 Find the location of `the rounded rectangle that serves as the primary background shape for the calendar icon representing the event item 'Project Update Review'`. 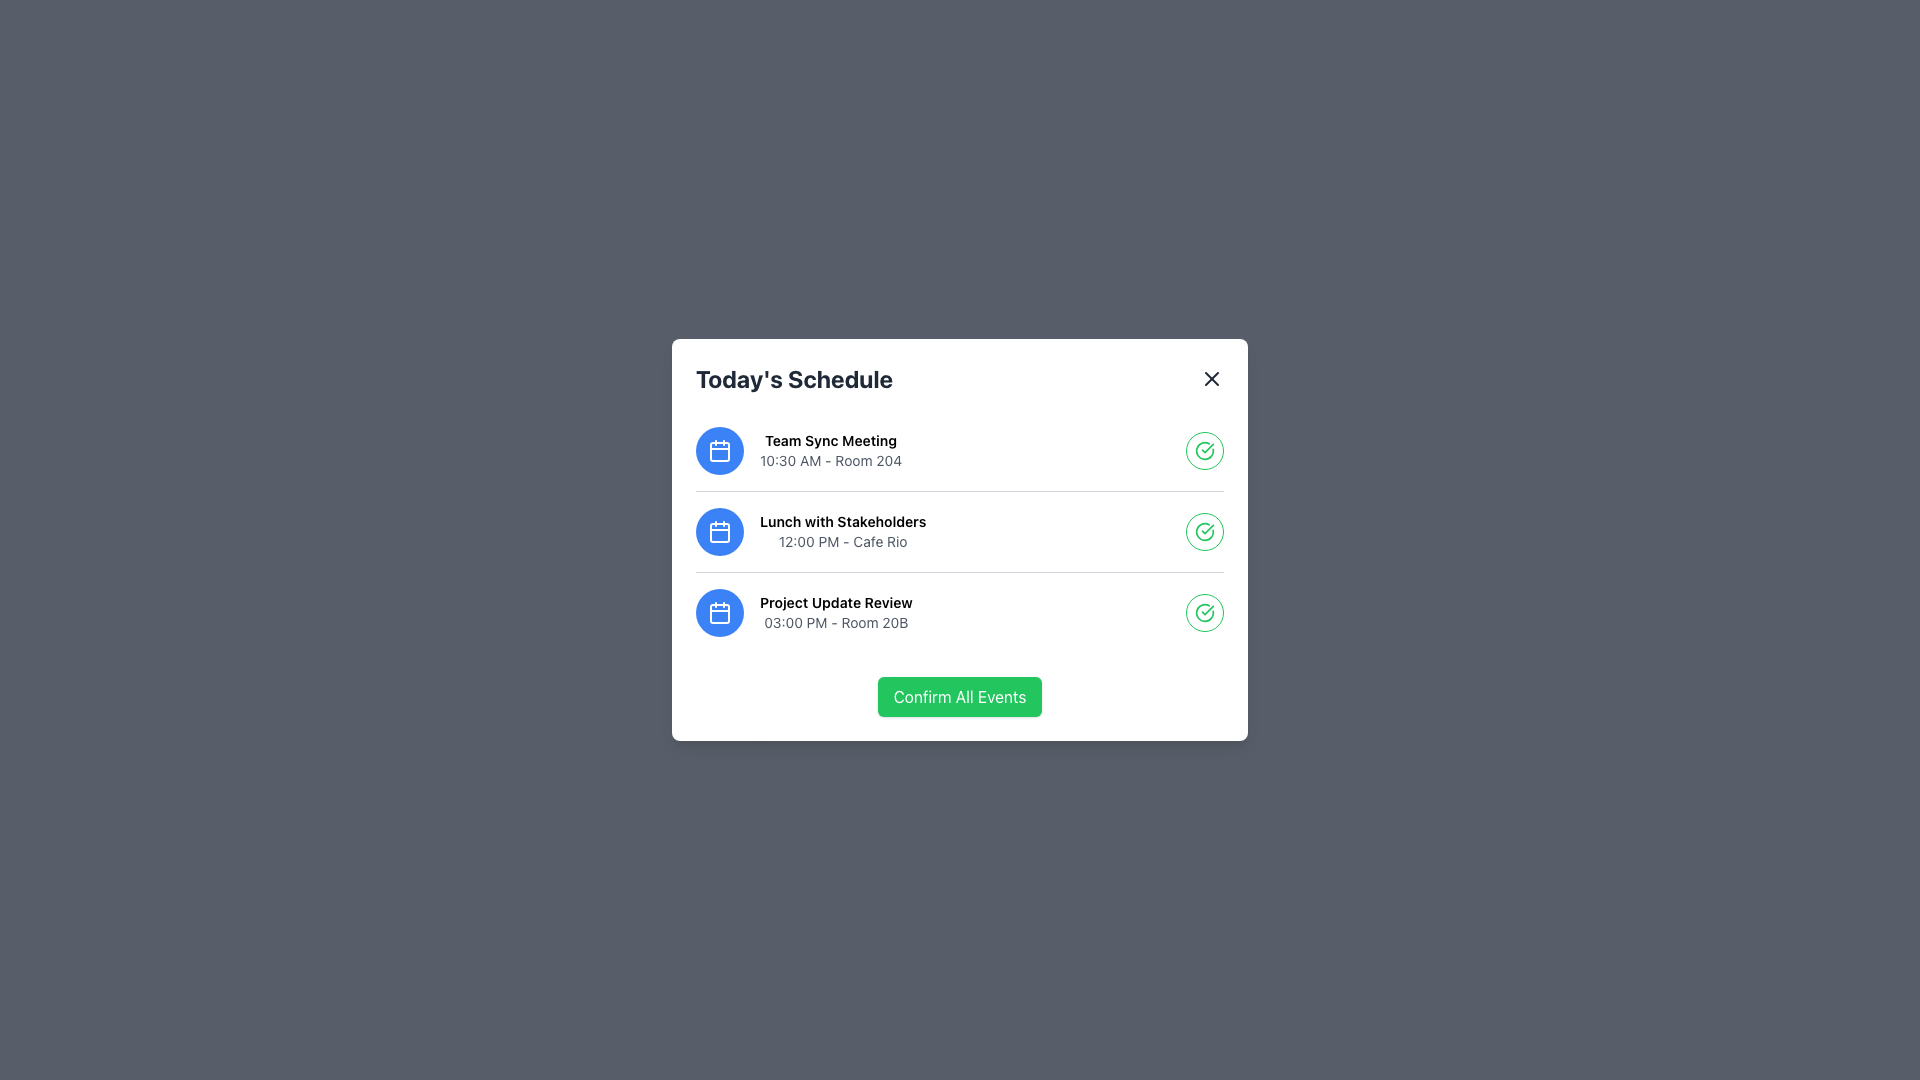

the rounded rectangle that serves as the primary background shape for the calendar icon representing the event item 'Project Update Review' is located at coordinates (720, 612).